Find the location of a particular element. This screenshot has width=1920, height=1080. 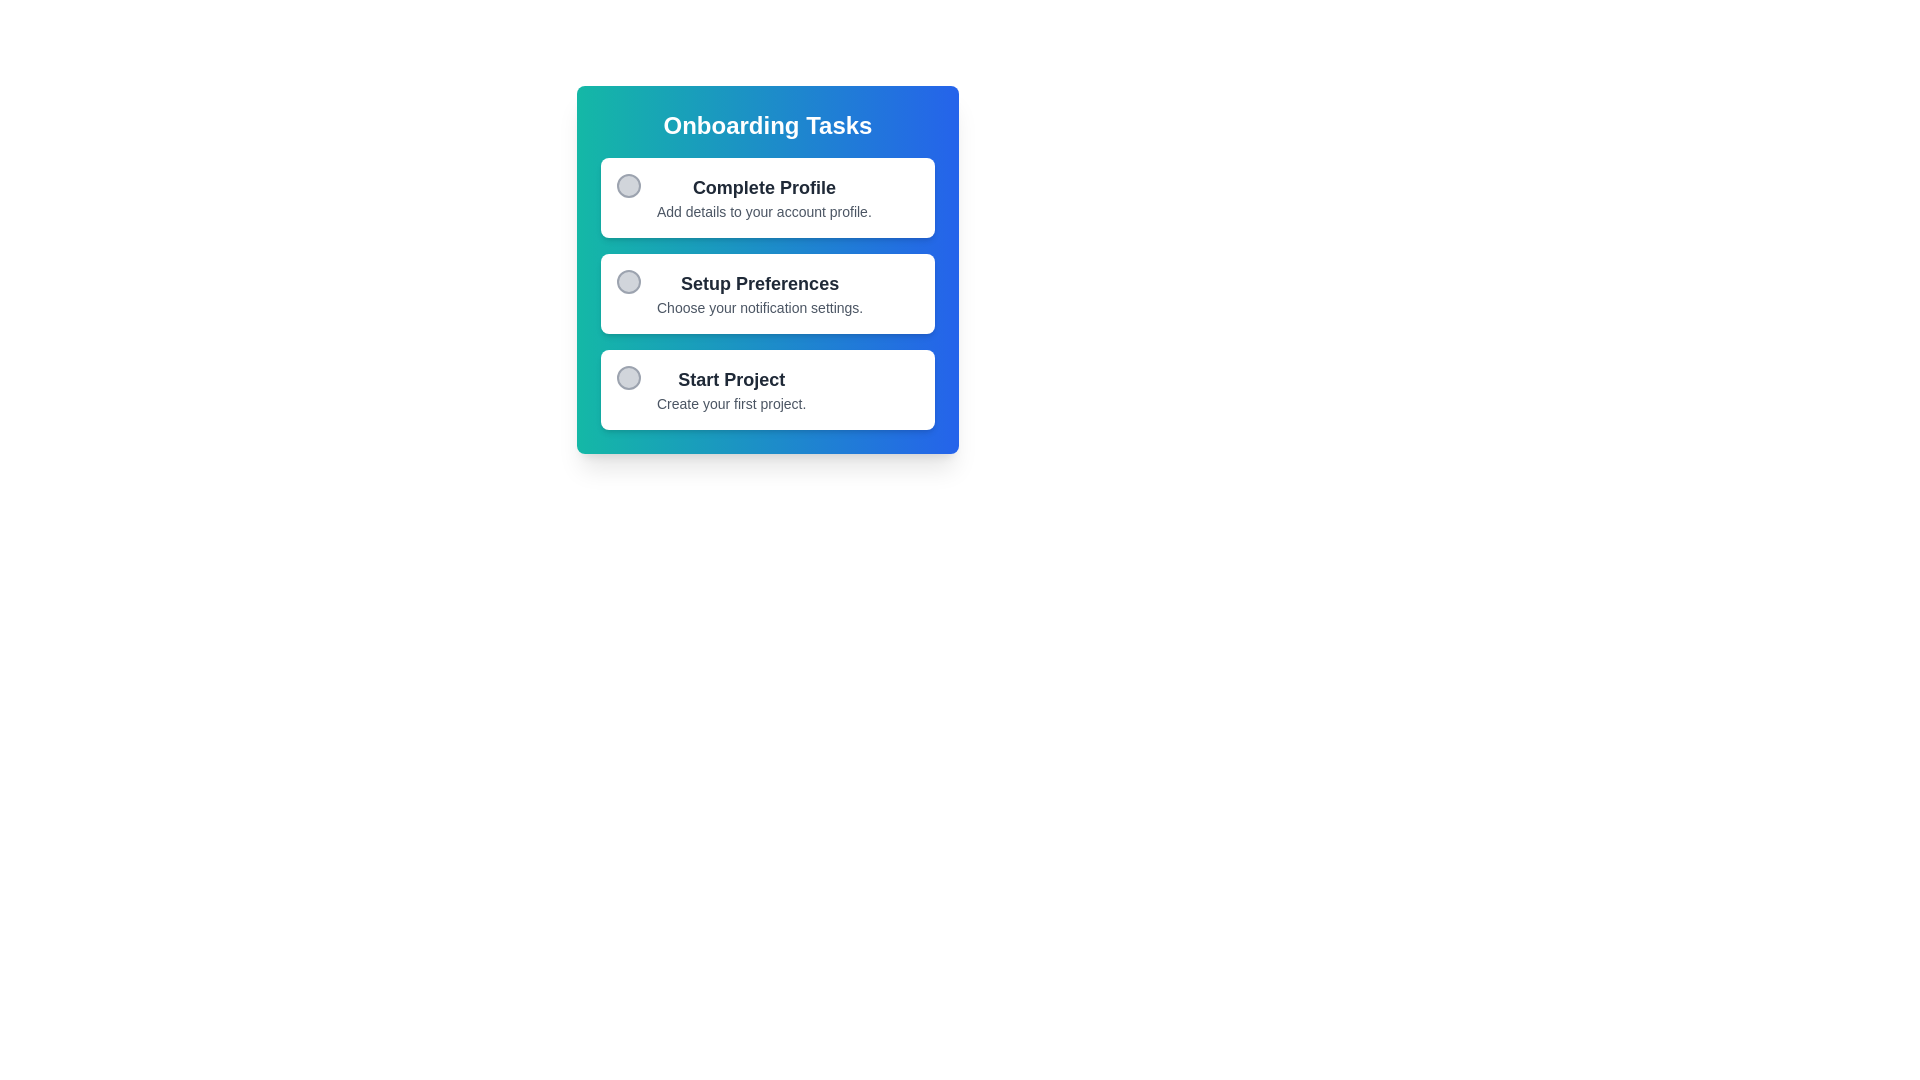

the toggle button or checkbox located to the left of the 'Start Project' label in the 'Onboarding Tasks' card is located at coordinates (627, 378).